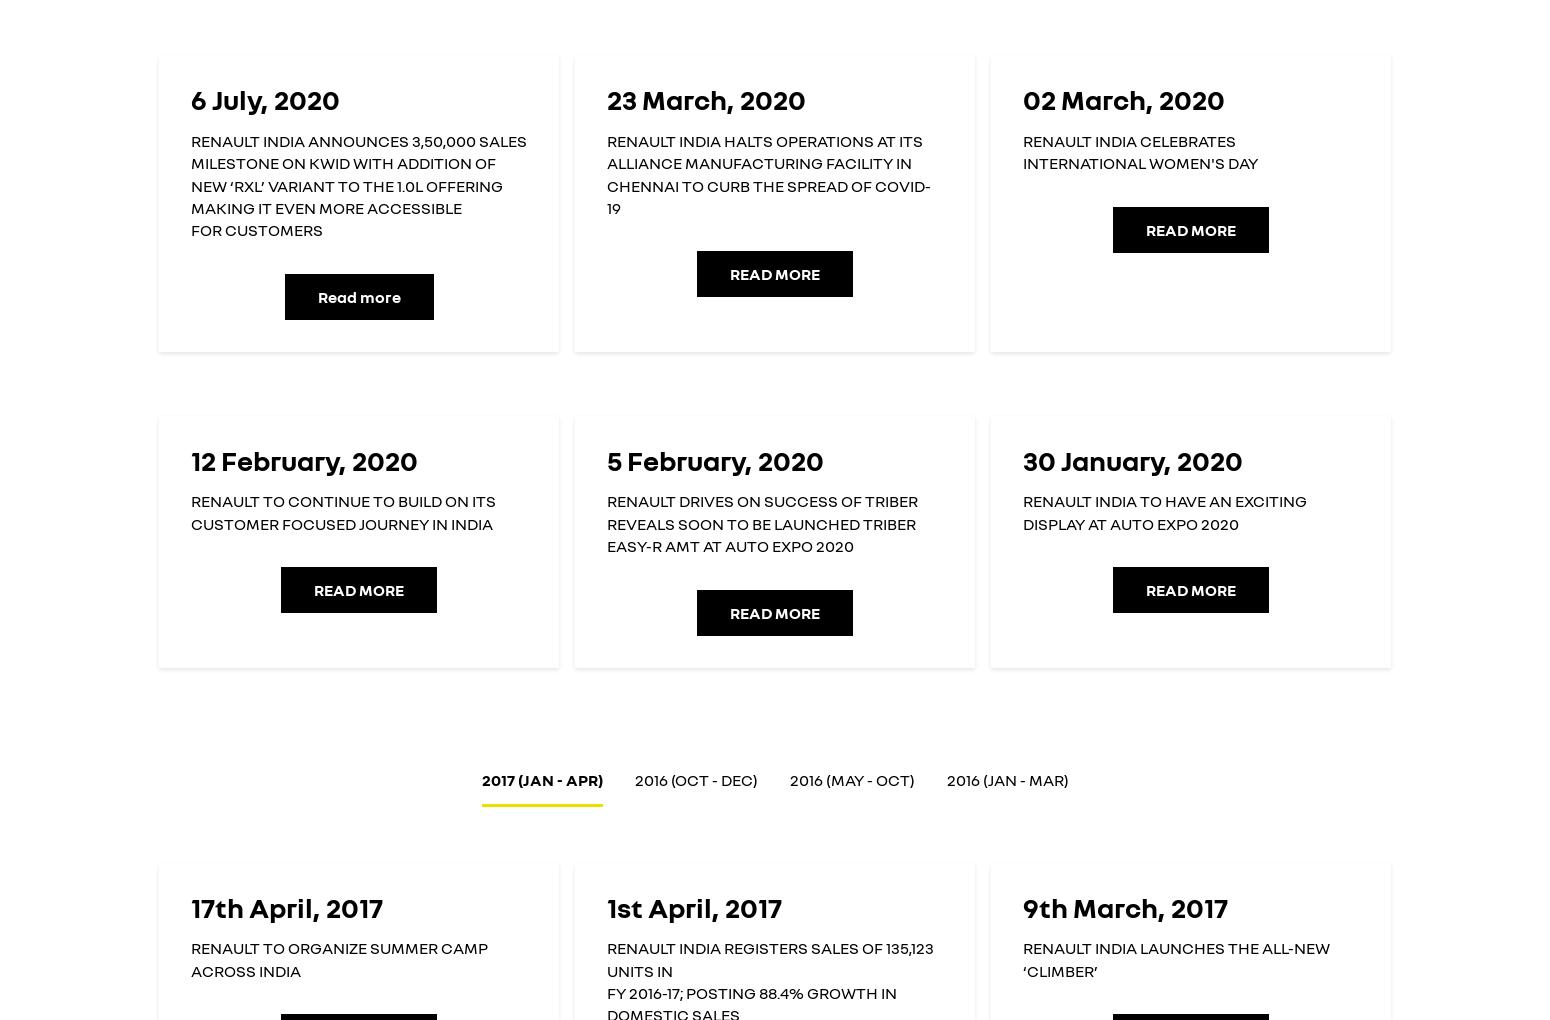 This screenshot has height=1020, width=1550. What do you see at coordinates (606, 98) in the screenshot?
I see `'23 March, 2020'` at bounding box center [606, 98].